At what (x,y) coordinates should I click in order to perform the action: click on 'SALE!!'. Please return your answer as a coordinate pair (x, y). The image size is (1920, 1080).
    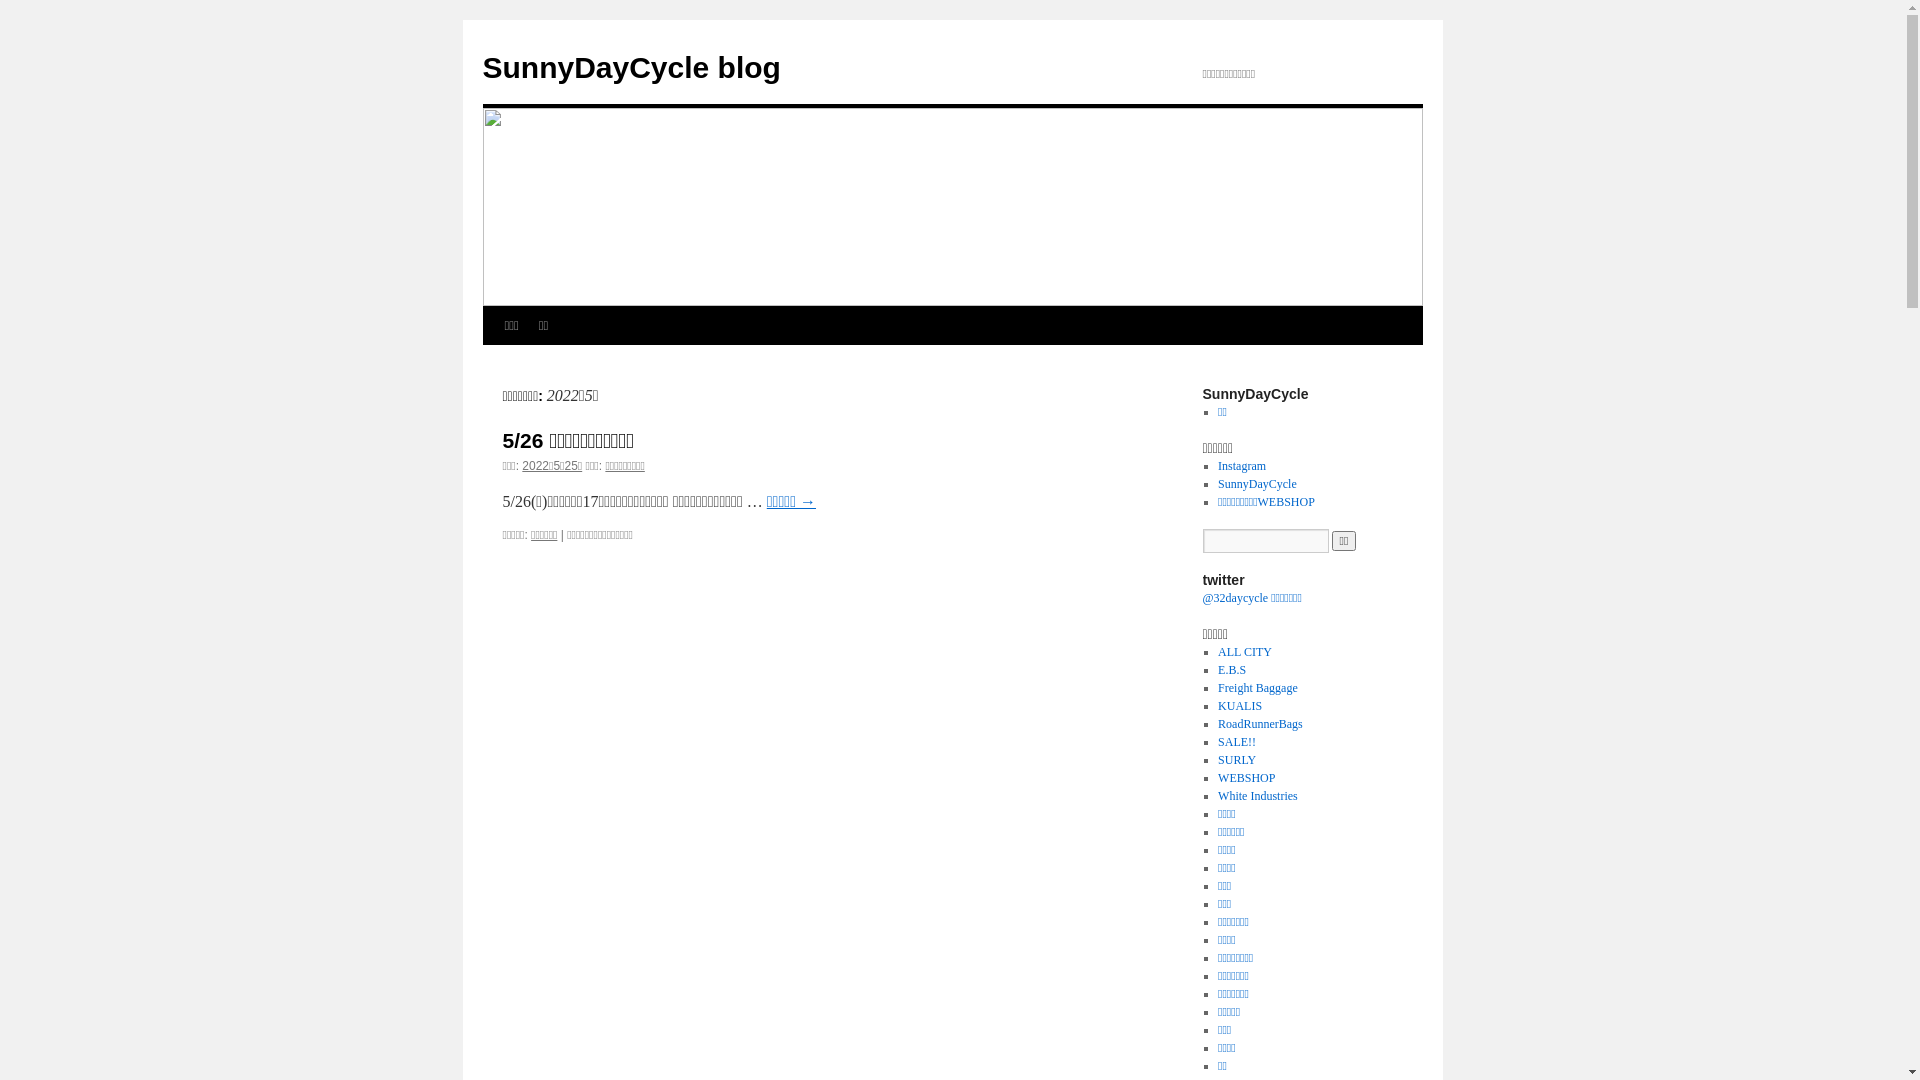
    Looking at the image, I should click on (1217, 741).